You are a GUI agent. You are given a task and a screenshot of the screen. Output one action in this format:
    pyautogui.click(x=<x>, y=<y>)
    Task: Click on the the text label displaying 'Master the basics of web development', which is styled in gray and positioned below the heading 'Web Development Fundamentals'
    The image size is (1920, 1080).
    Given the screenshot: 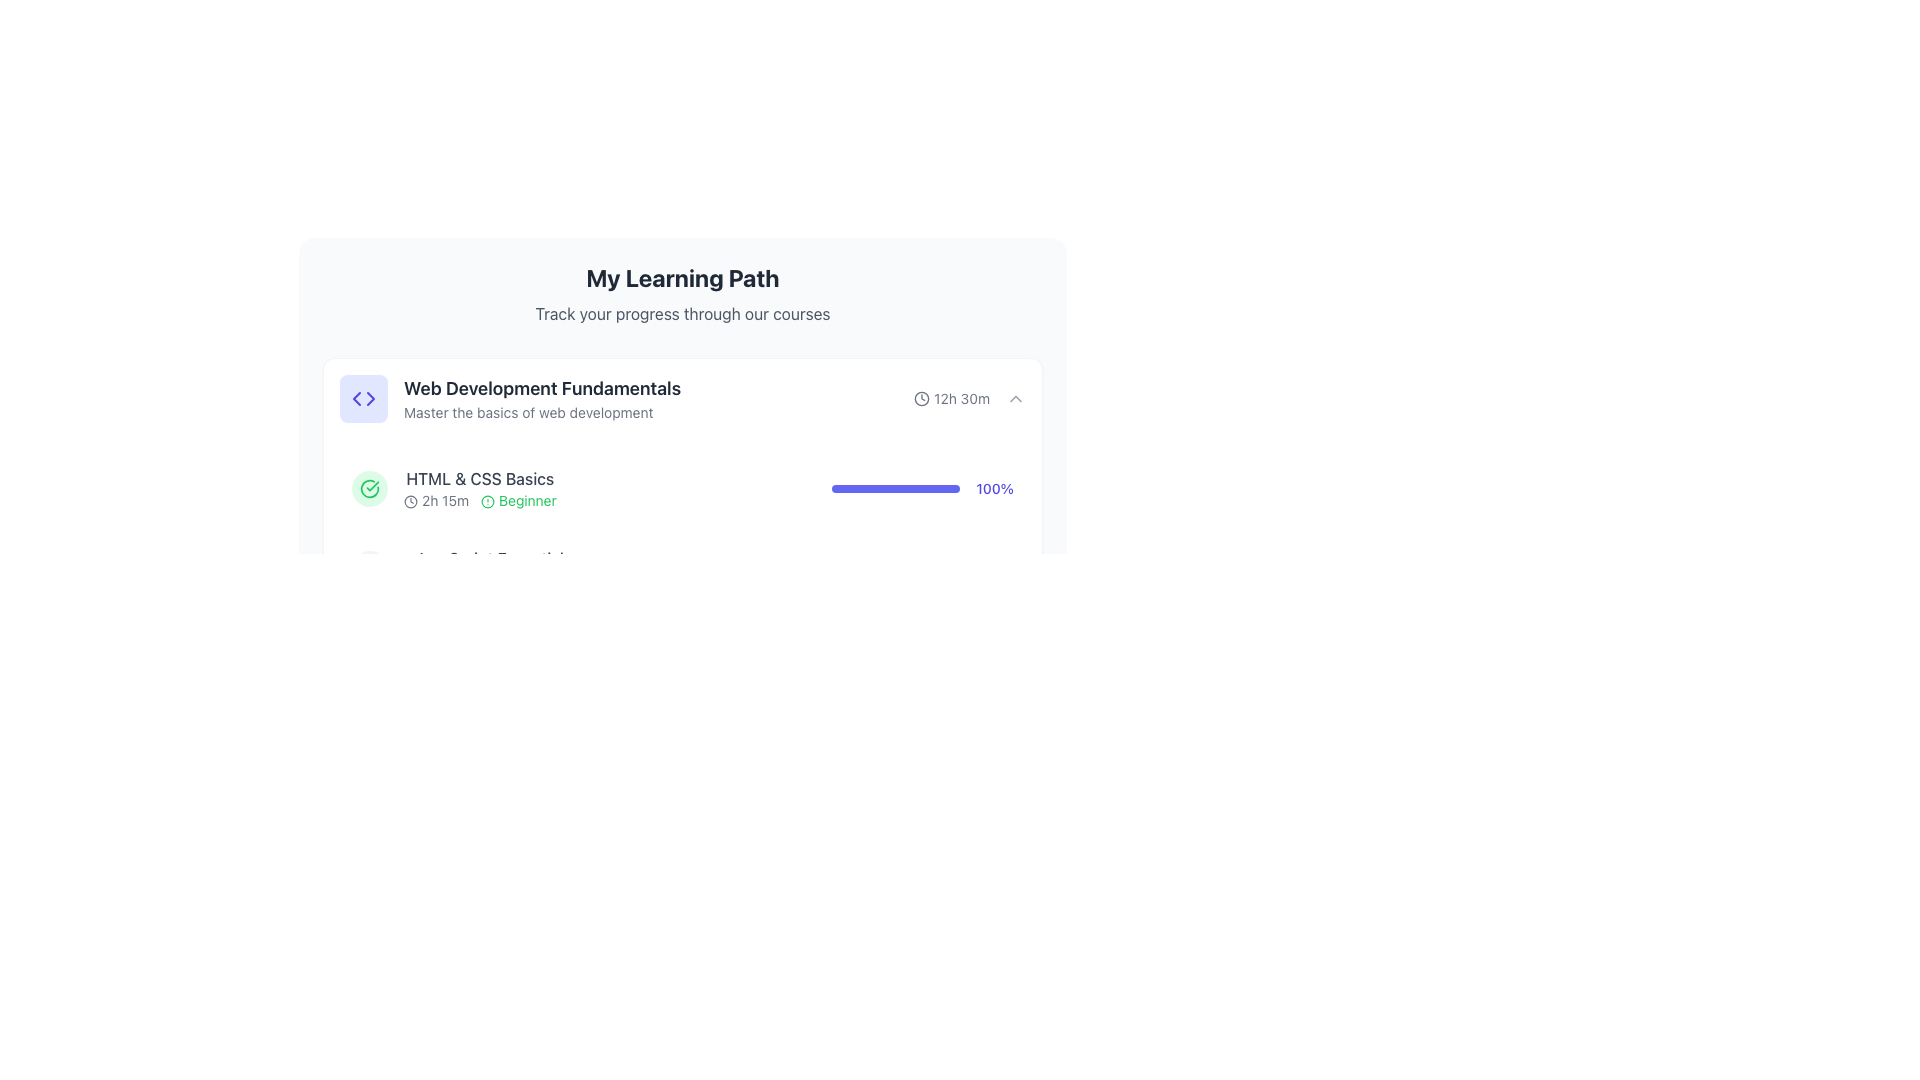 What is the action you would take?
    pyautogui.click(x=542, y=411)
    